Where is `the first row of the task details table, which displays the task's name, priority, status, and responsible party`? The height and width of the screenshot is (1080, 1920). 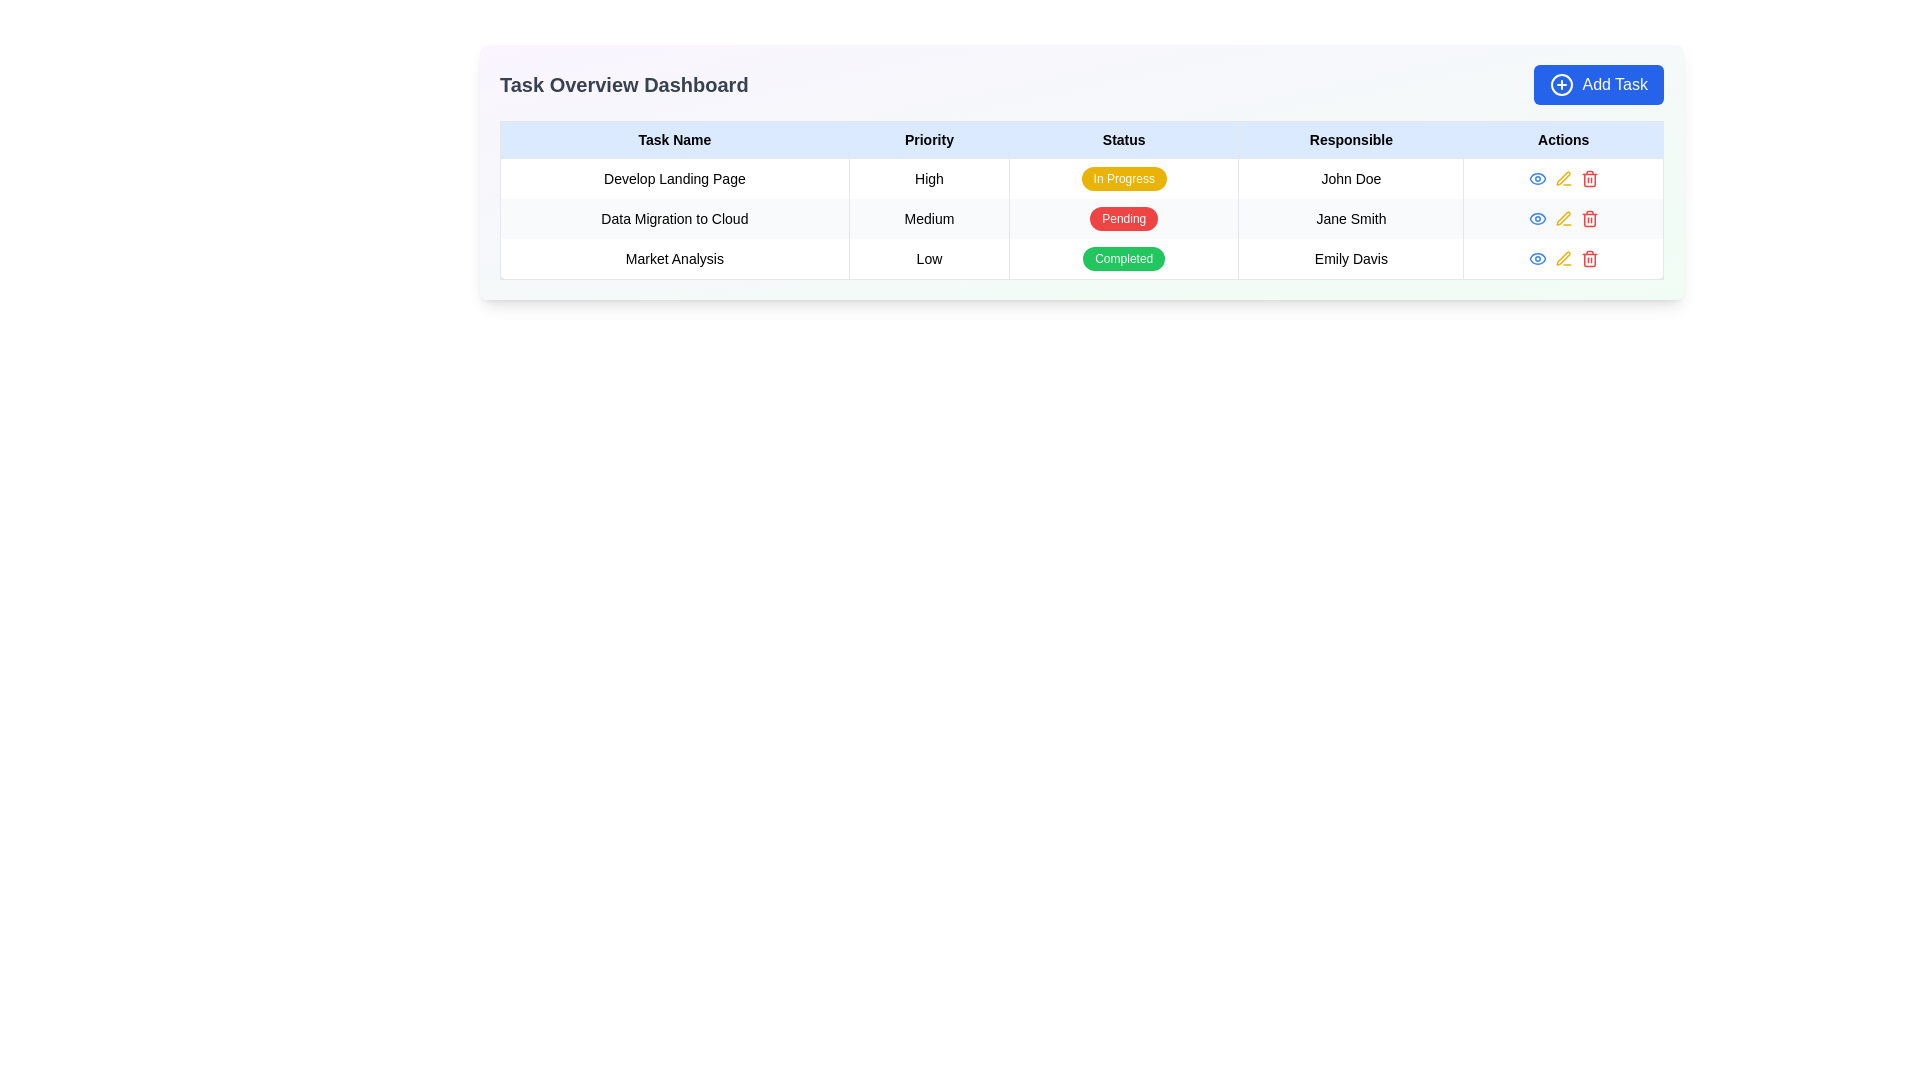
the first row of the task details table, which displays the task's name, priority, status, and responsible party is located at coordinates (1080, 177).